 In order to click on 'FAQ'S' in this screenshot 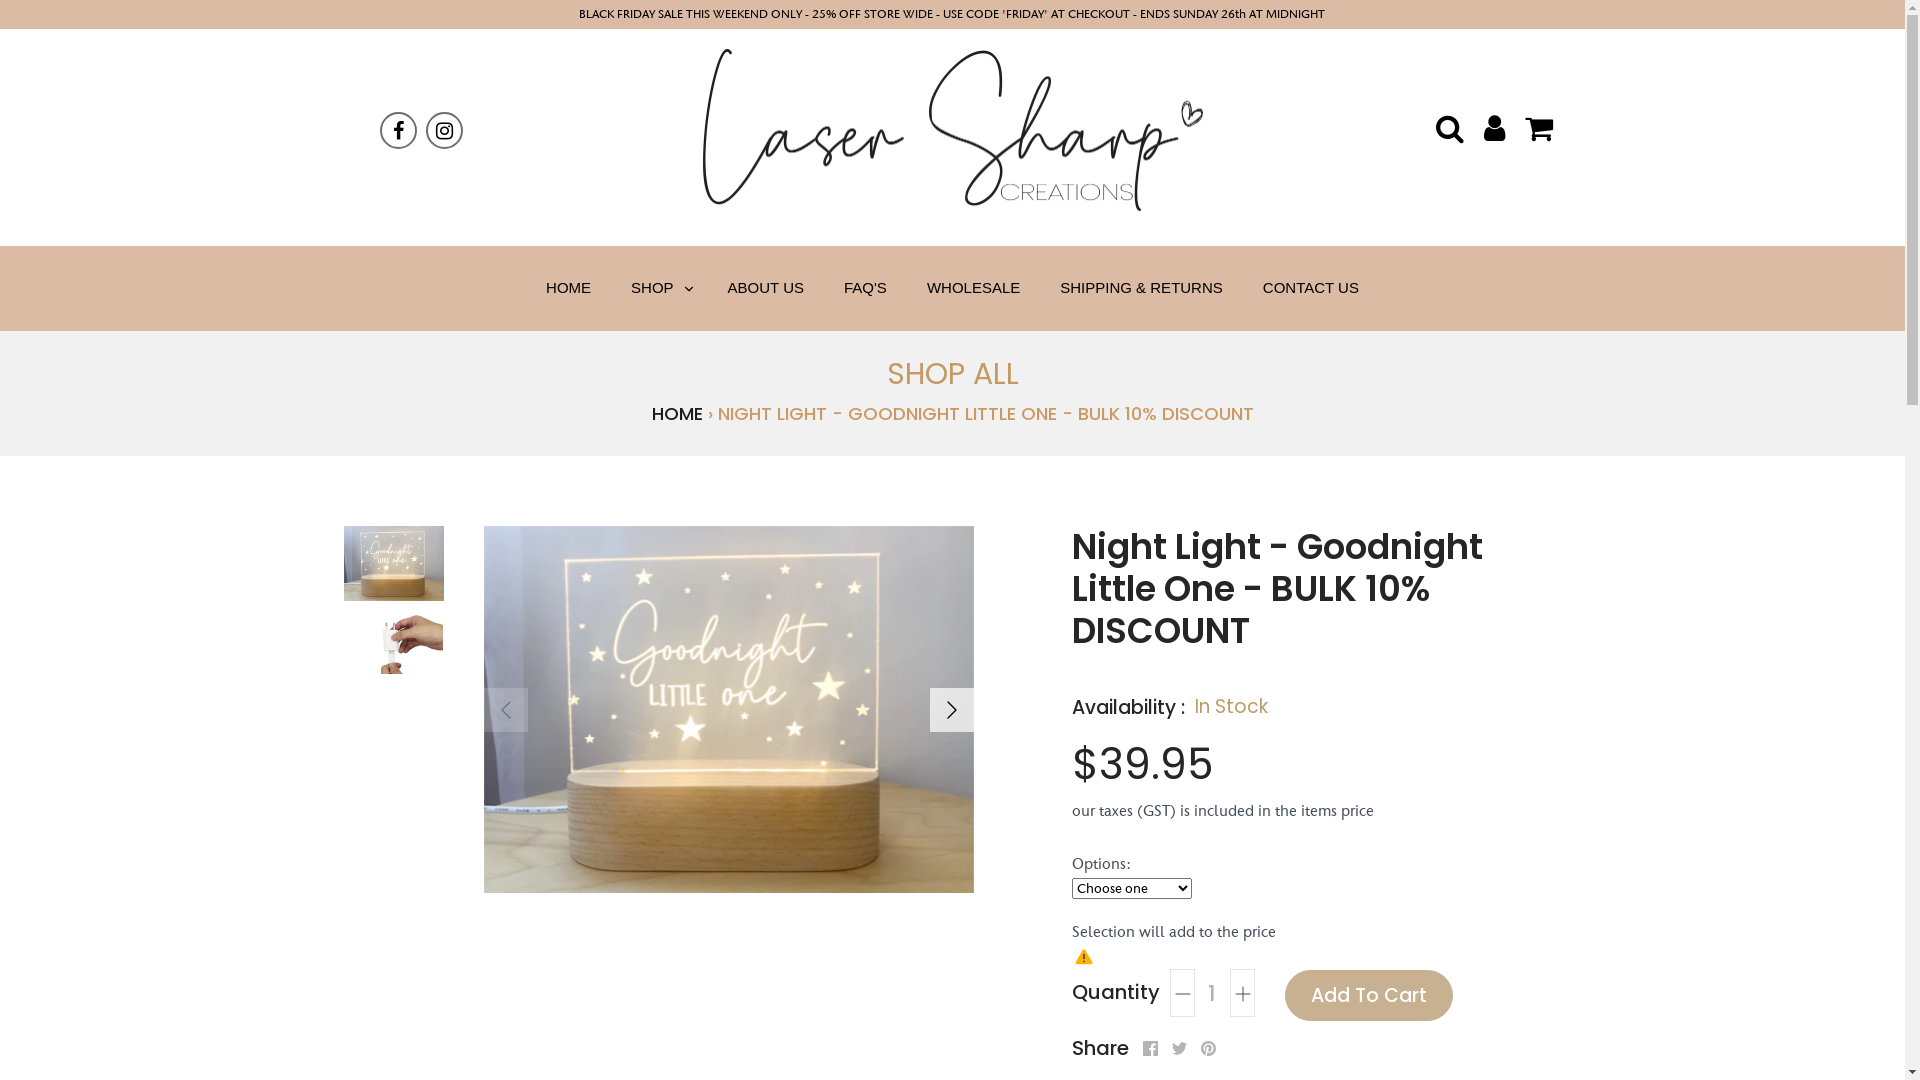, I will do `click(865, 288)`.